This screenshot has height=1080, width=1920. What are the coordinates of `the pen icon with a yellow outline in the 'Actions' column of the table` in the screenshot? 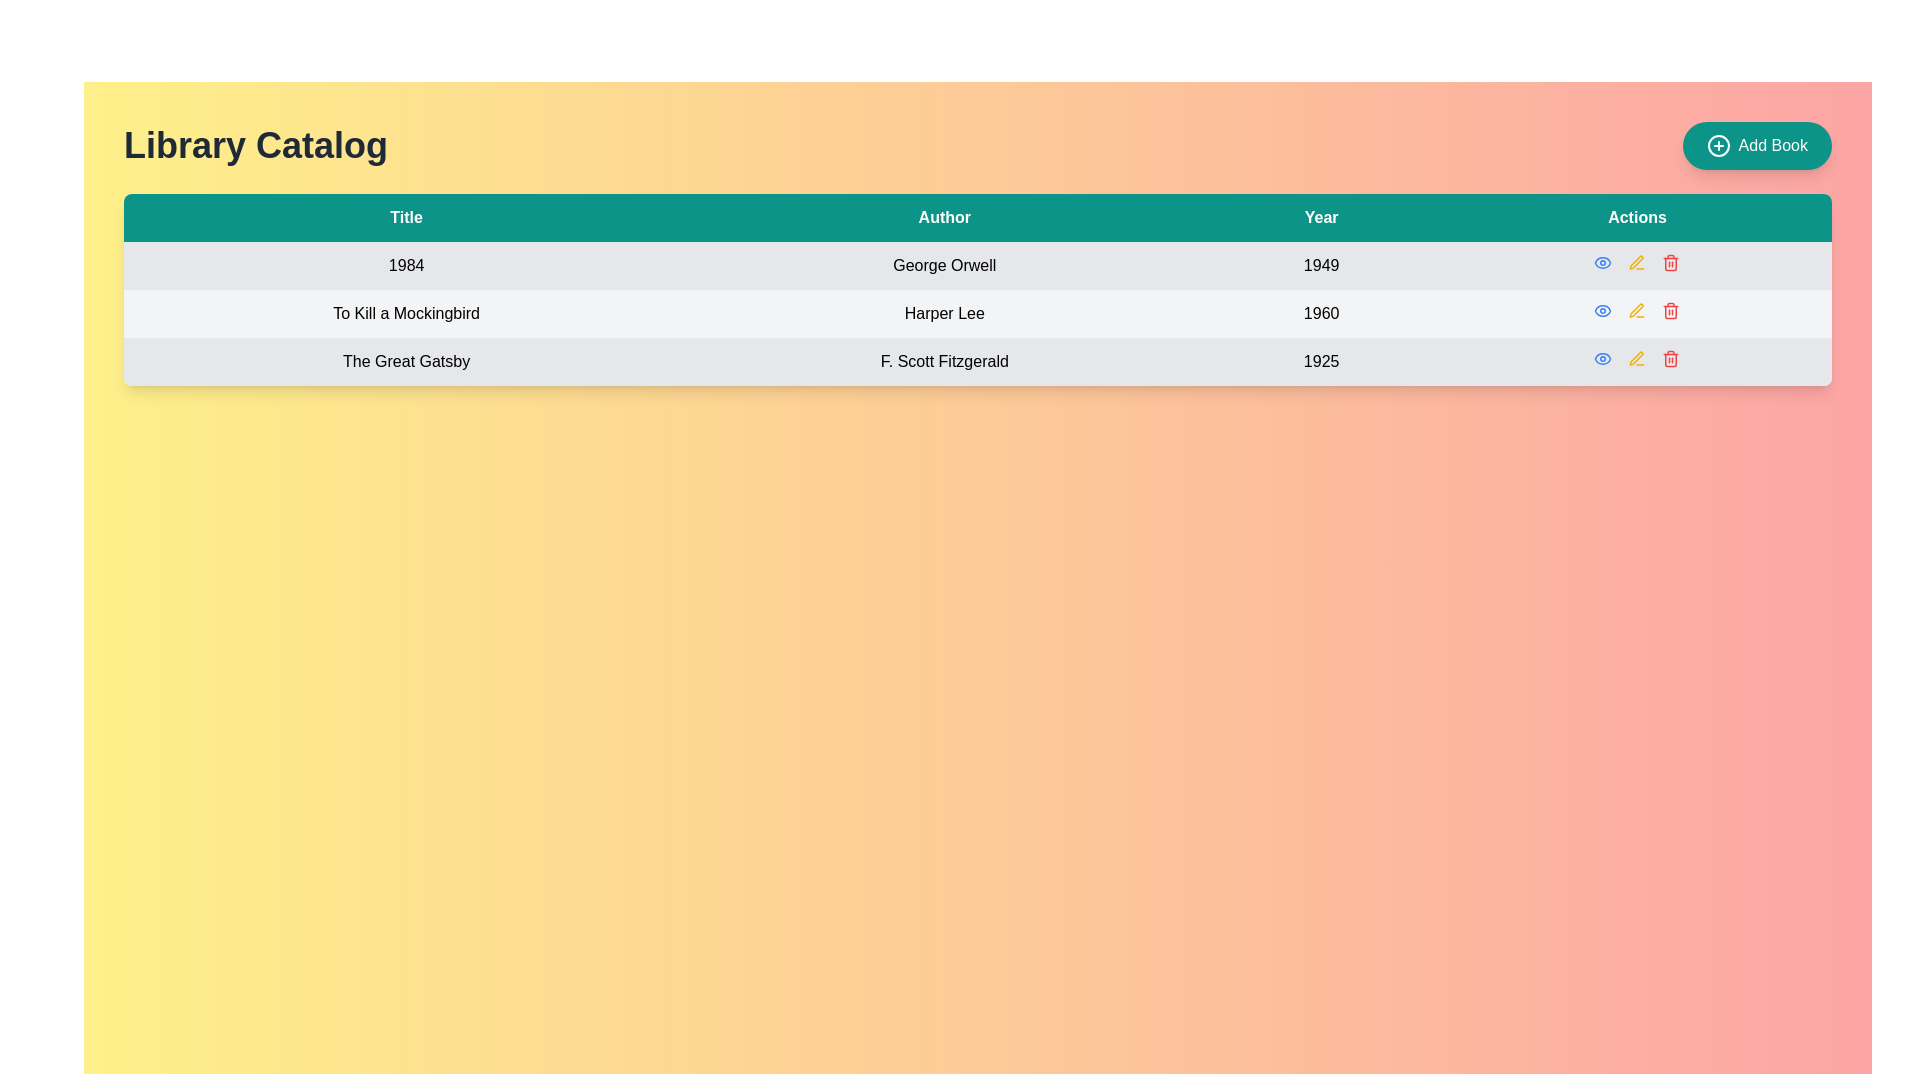 It's located at (1637, 310).